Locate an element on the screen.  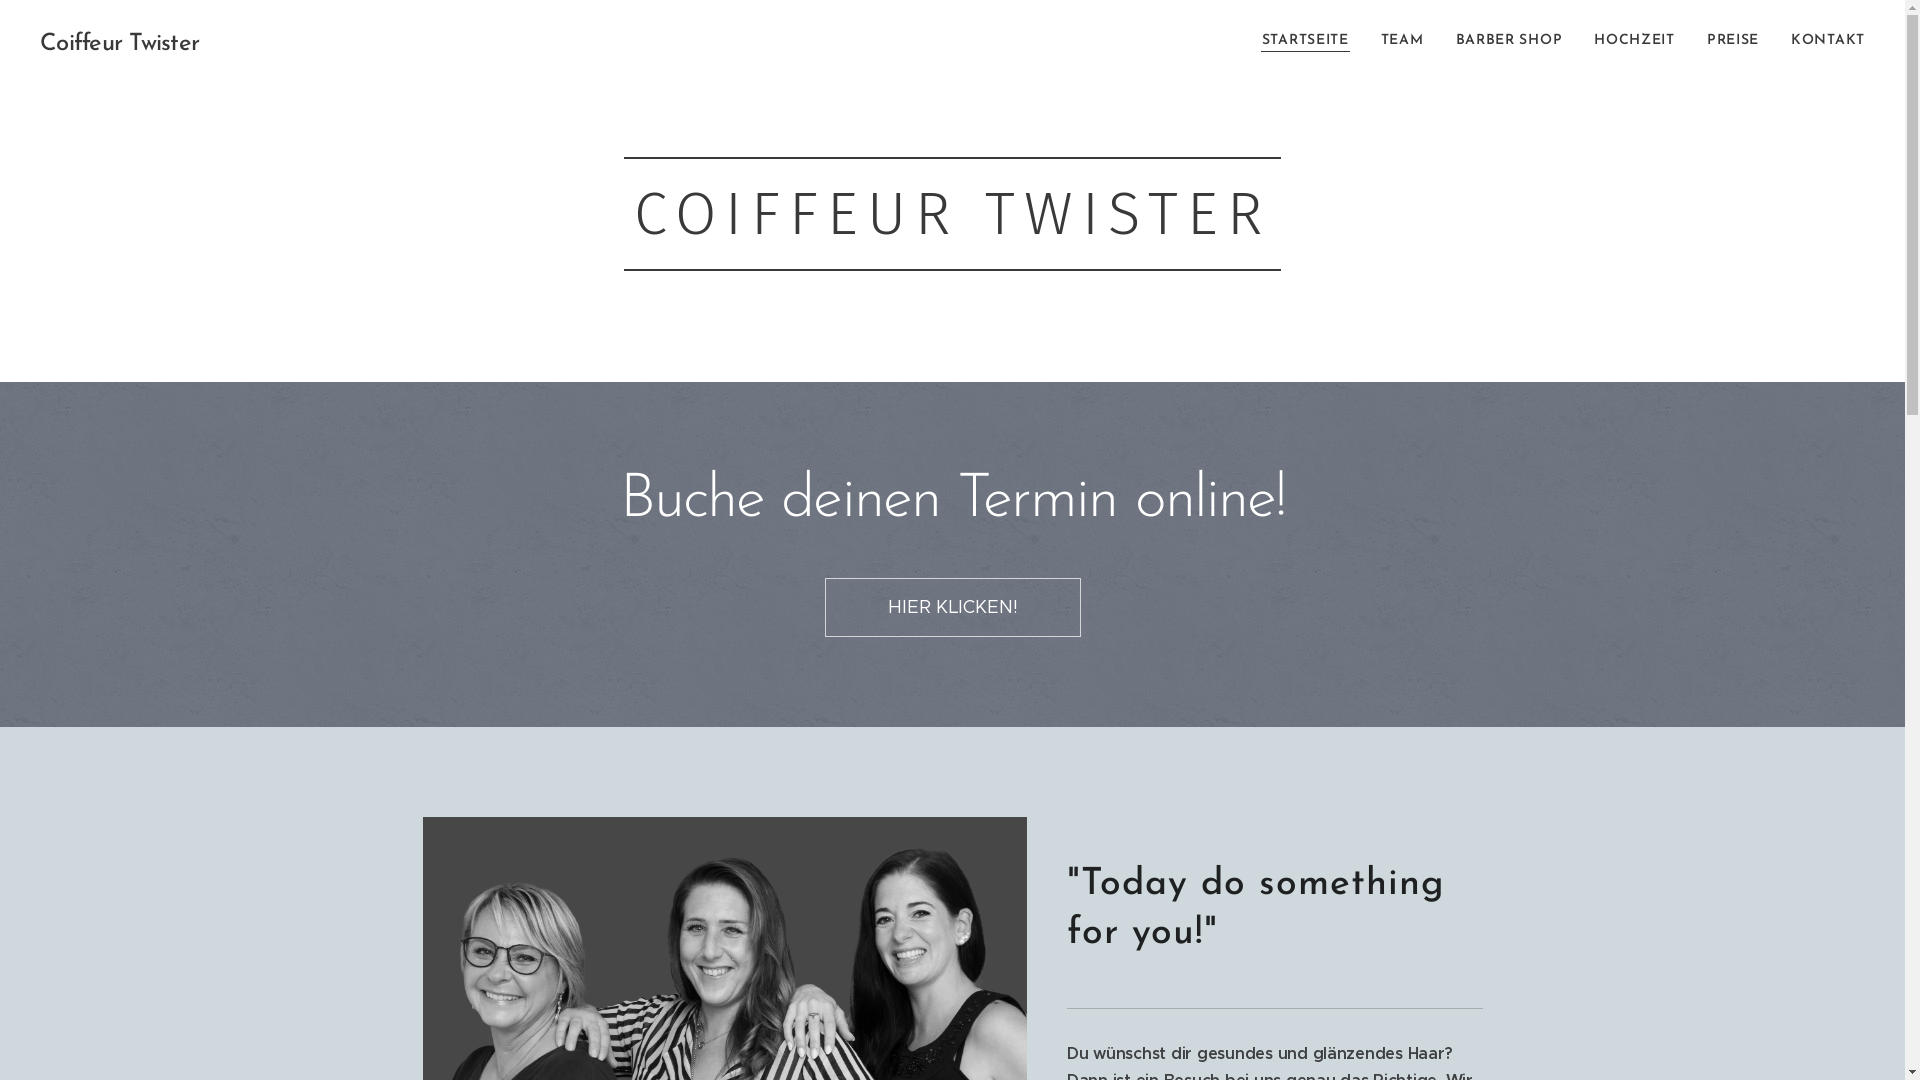
'TEAM' is located at coordinates (1401, 41).